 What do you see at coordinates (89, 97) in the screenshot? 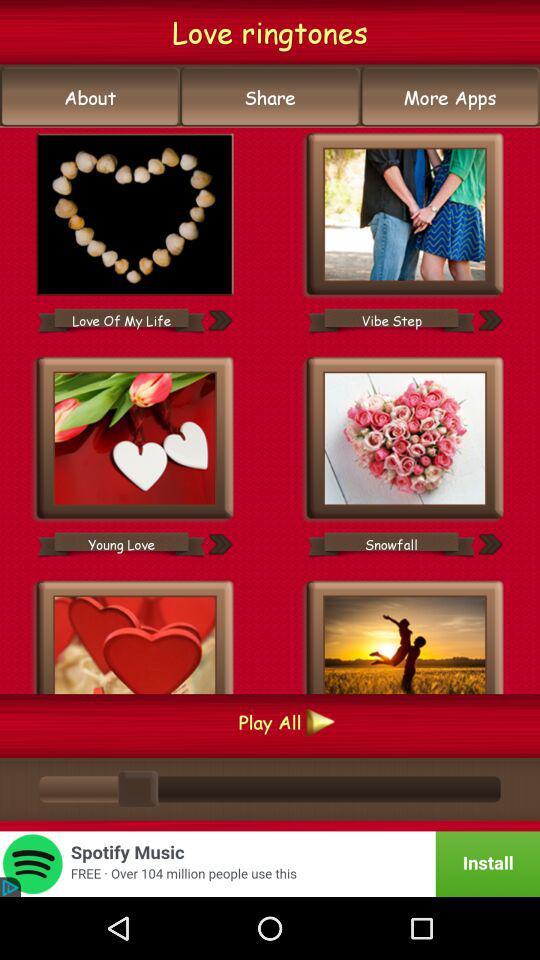
I see `icon next to share item` at bounding box center [89, 97].